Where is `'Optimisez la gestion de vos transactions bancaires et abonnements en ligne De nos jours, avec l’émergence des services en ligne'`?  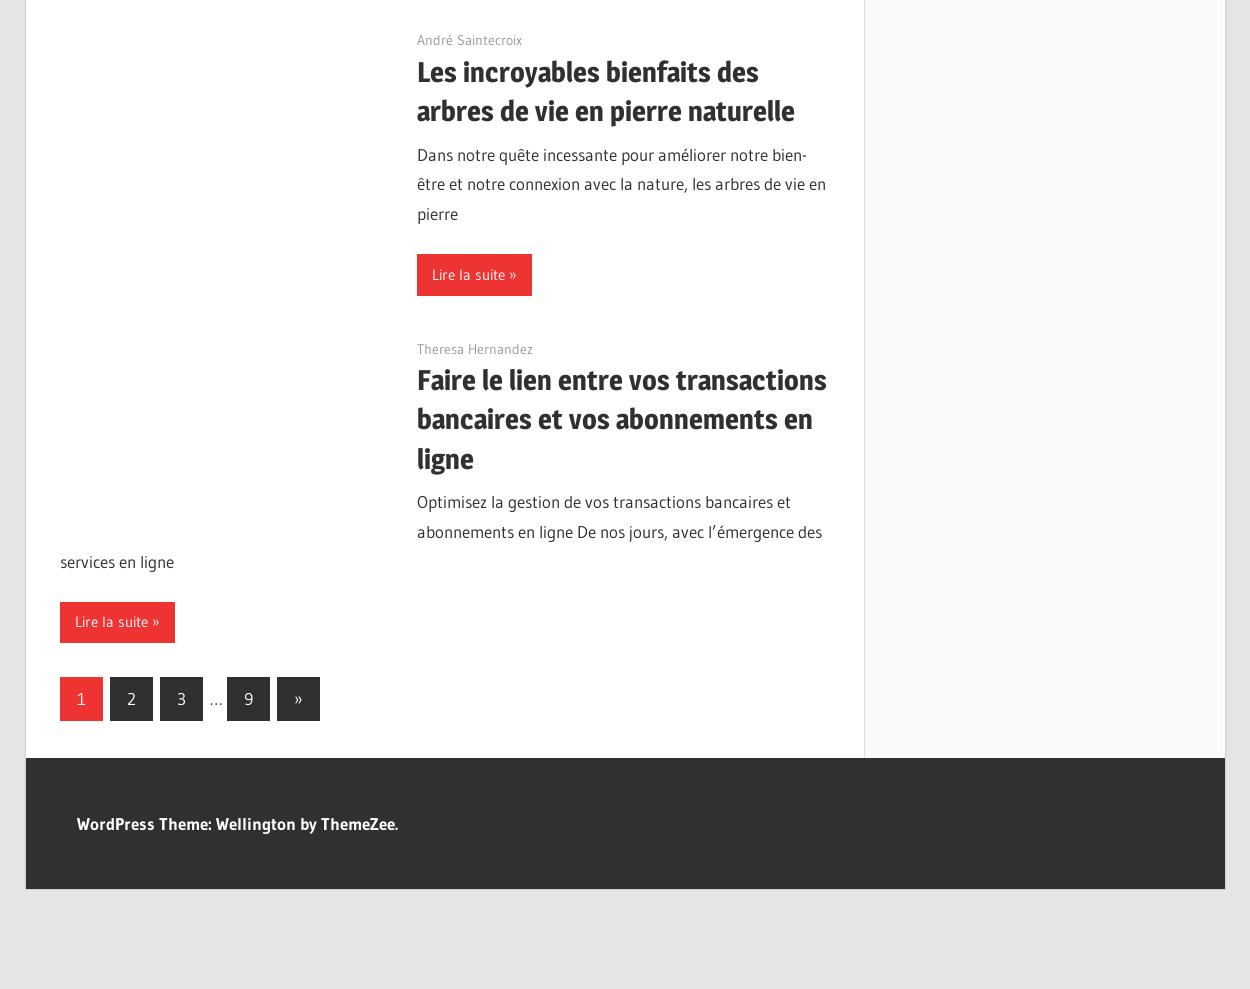 'Optimisez la gestion de vos transactions bancaires et abonnements en ligne De nos jours, avec l’émergence des services en ligne' is located at coordinates (59, 530).